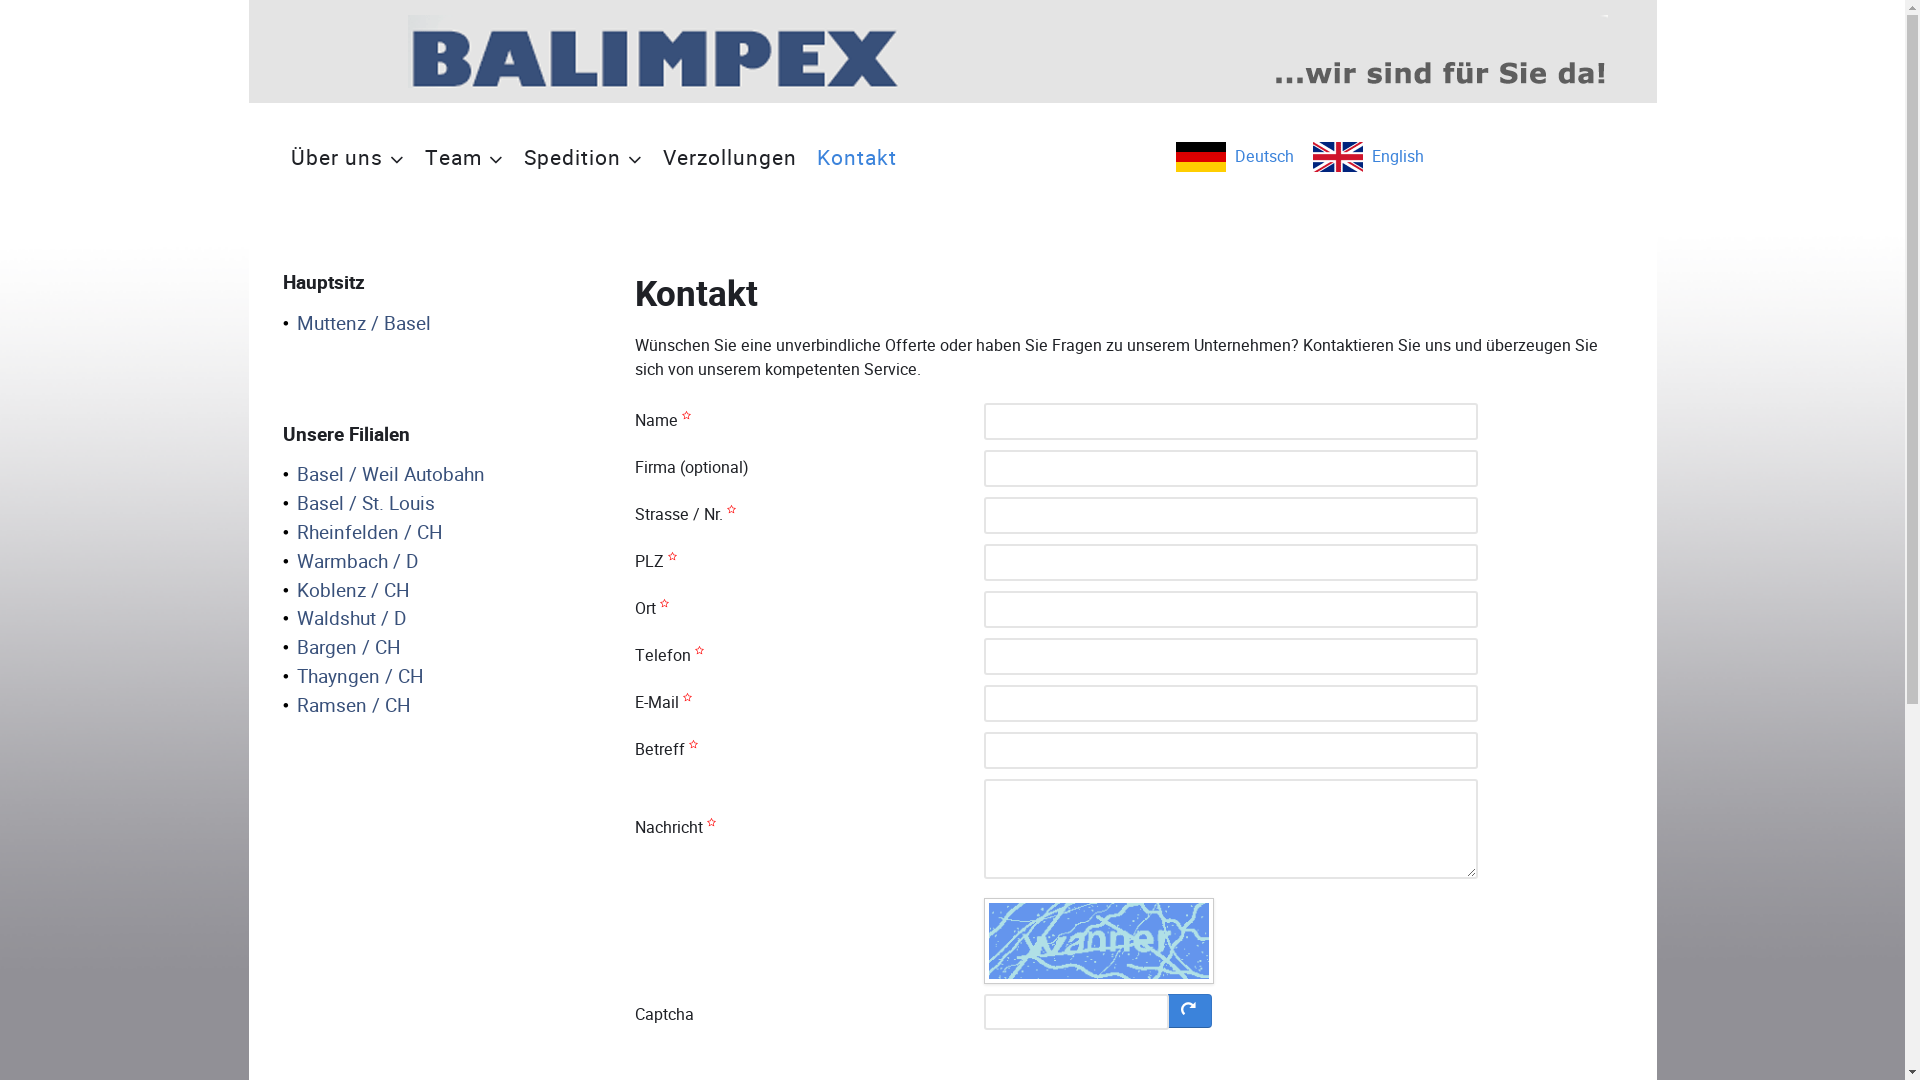 Image resolution: width=1920 pixels, height=1080 pixels. I want to click on 'Deutsch', so click(1233, 155).